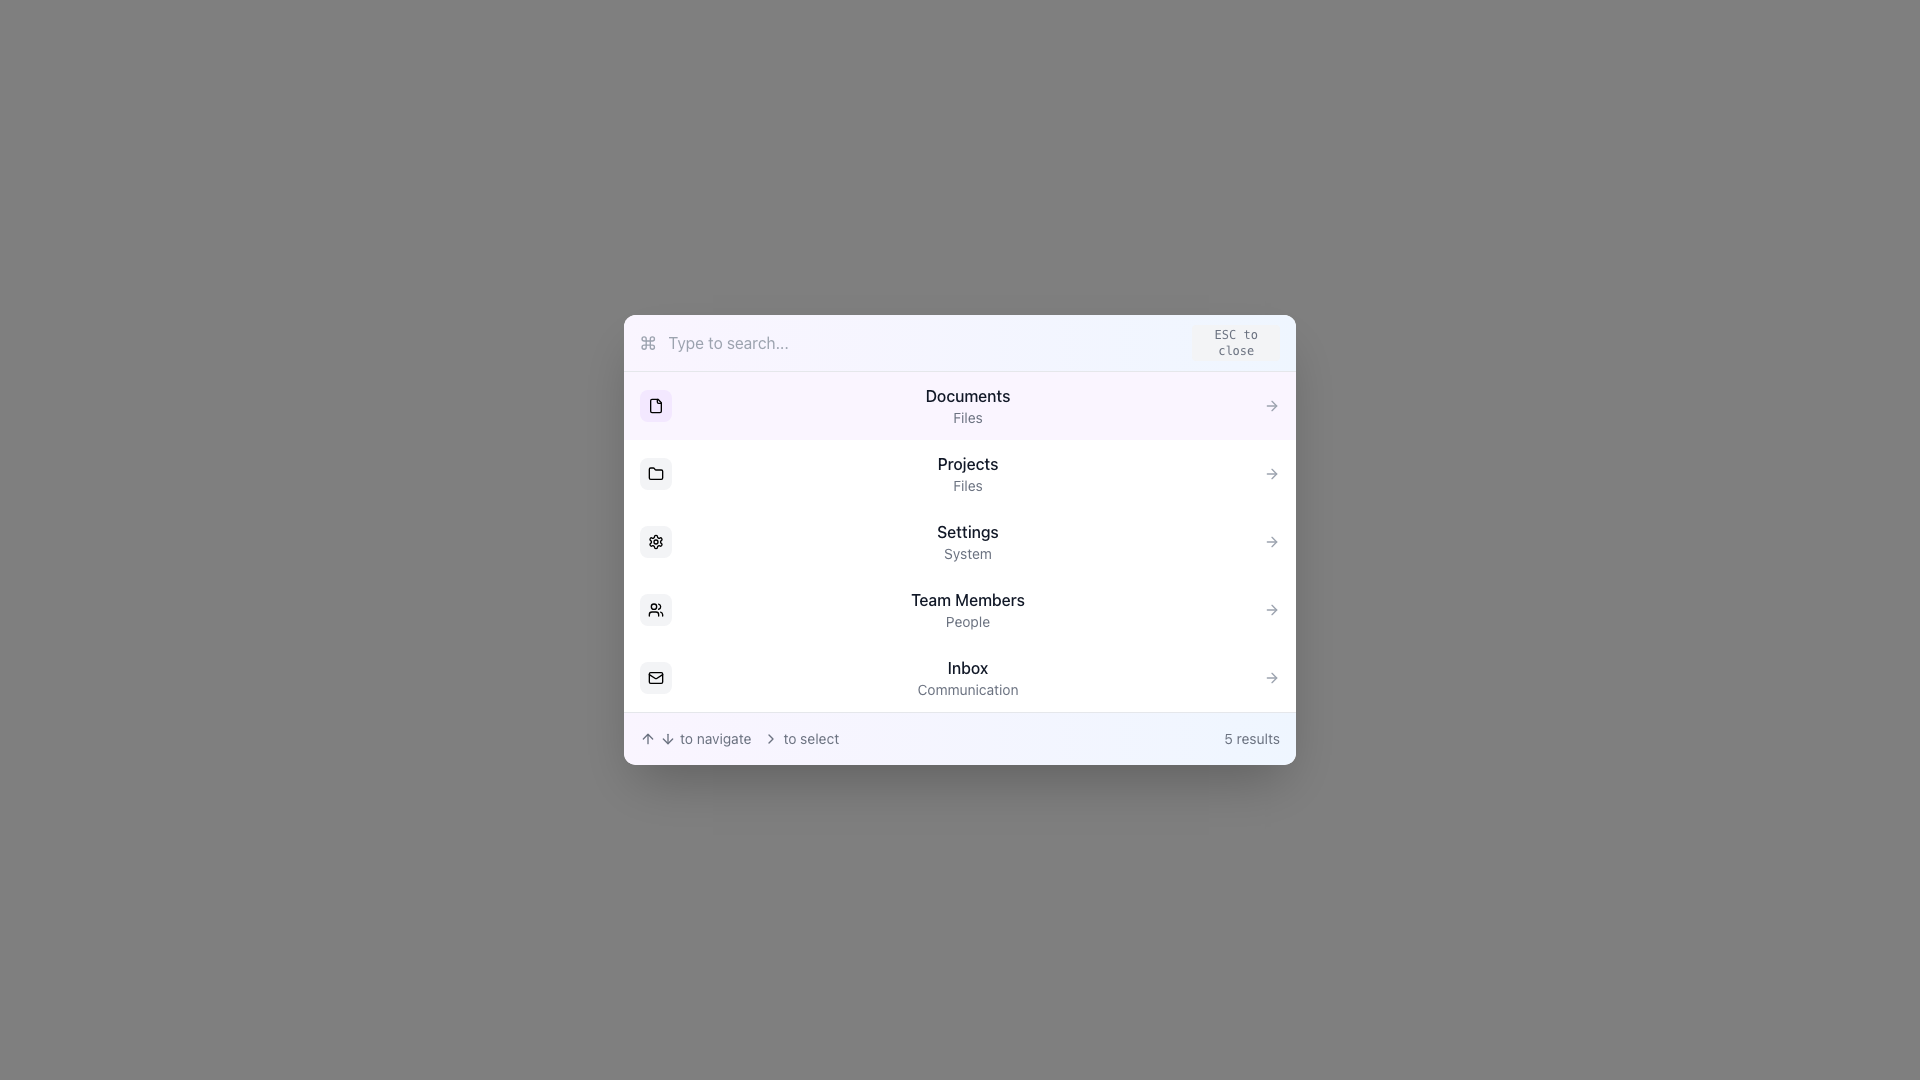 This screenshot has width=1920, height=1080. I want to click on the 'Settings' menu item in the interactive list, so click(960, 542).